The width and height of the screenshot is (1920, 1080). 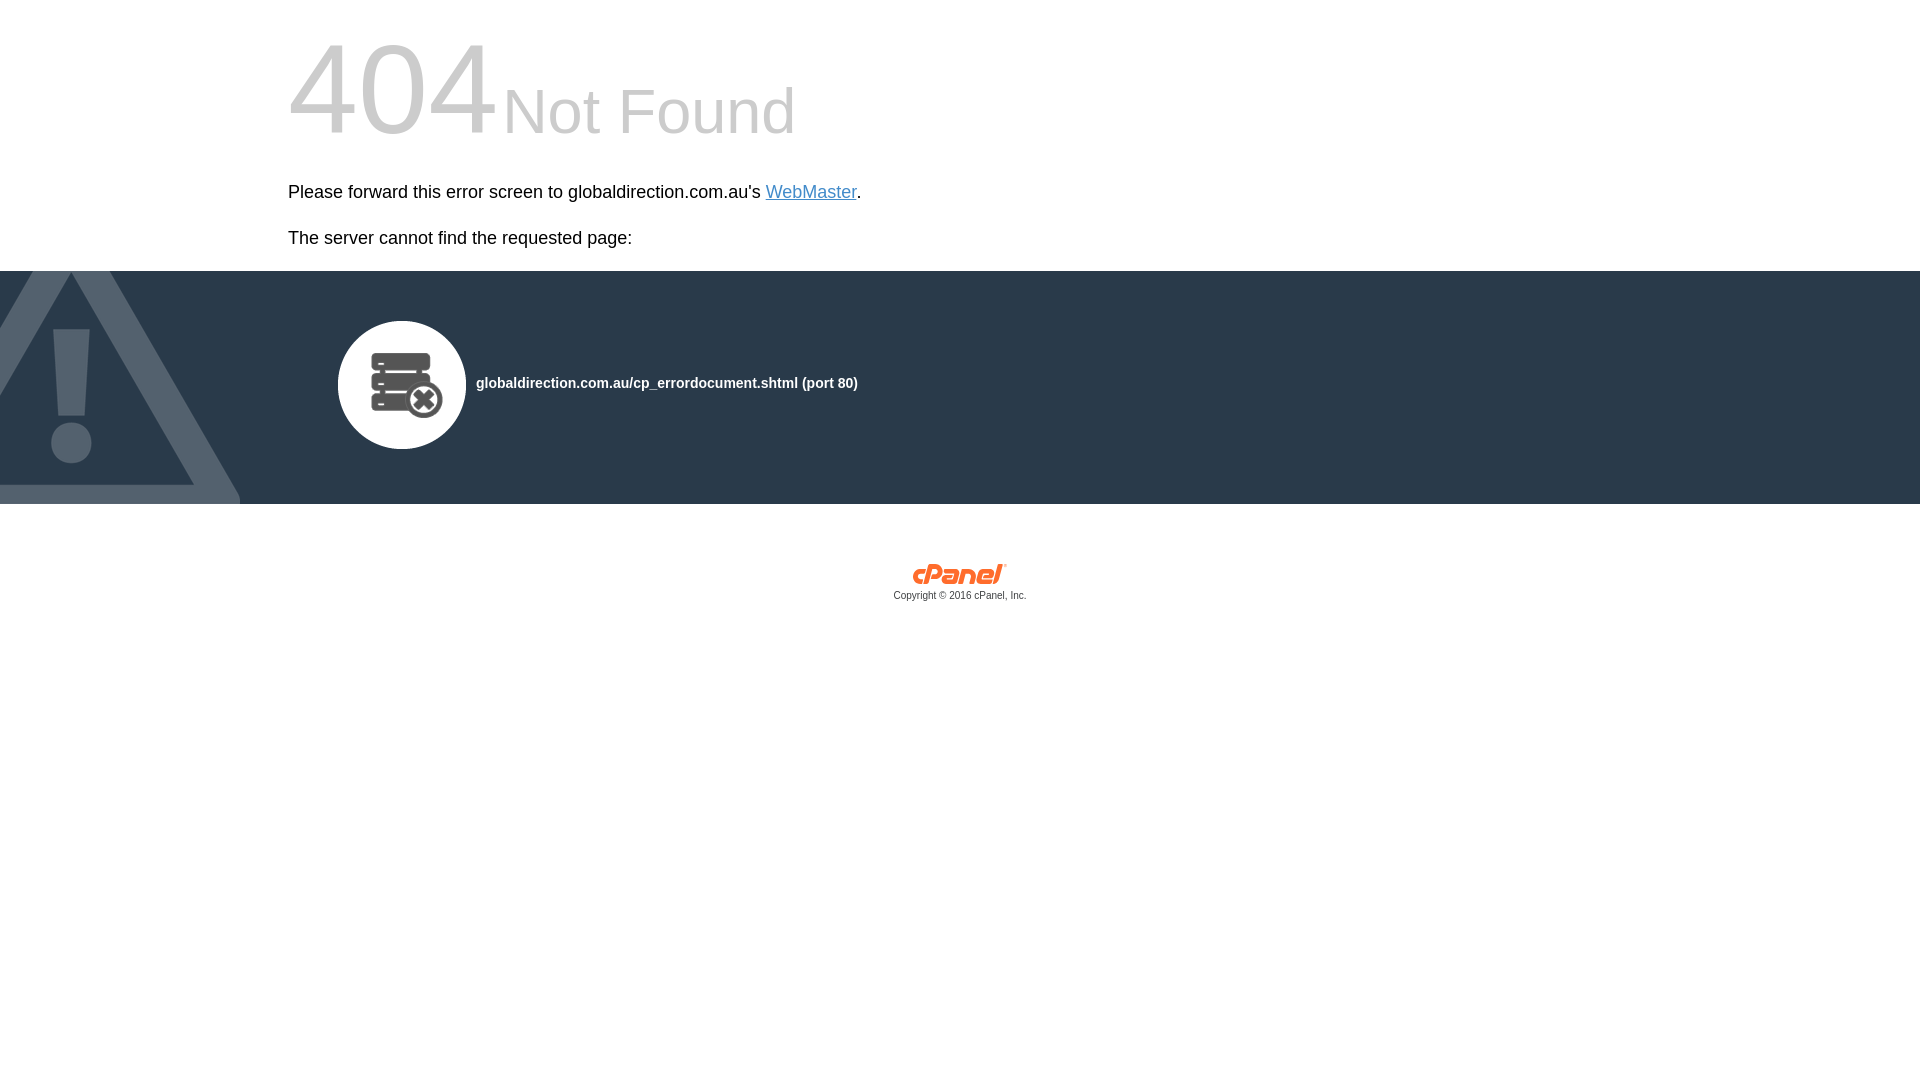 What do you see at coordinates (811, 192) in the screenshot?
I see `'WebMaster'` at bounding box center [811, 192].